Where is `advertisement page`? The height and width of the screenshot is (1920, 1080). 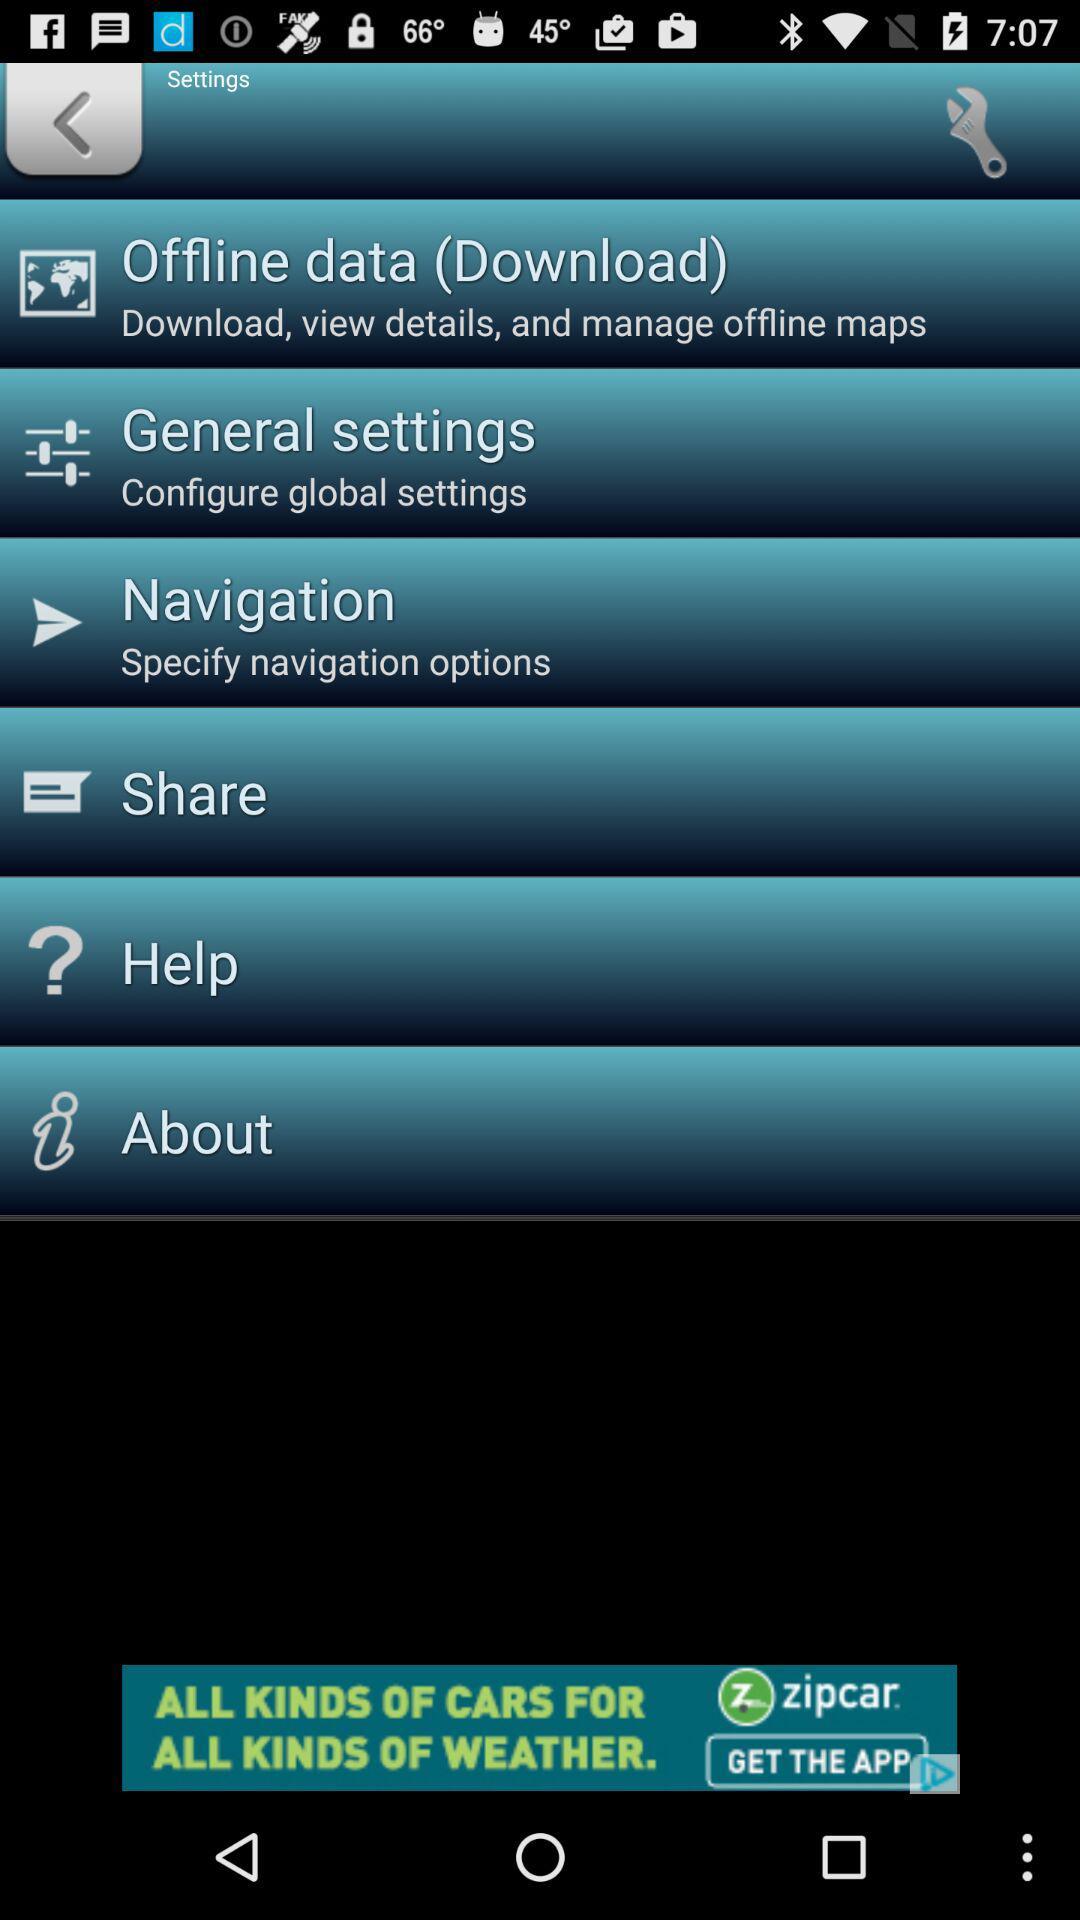 advertisement page is located at coordinates (540, 1727).